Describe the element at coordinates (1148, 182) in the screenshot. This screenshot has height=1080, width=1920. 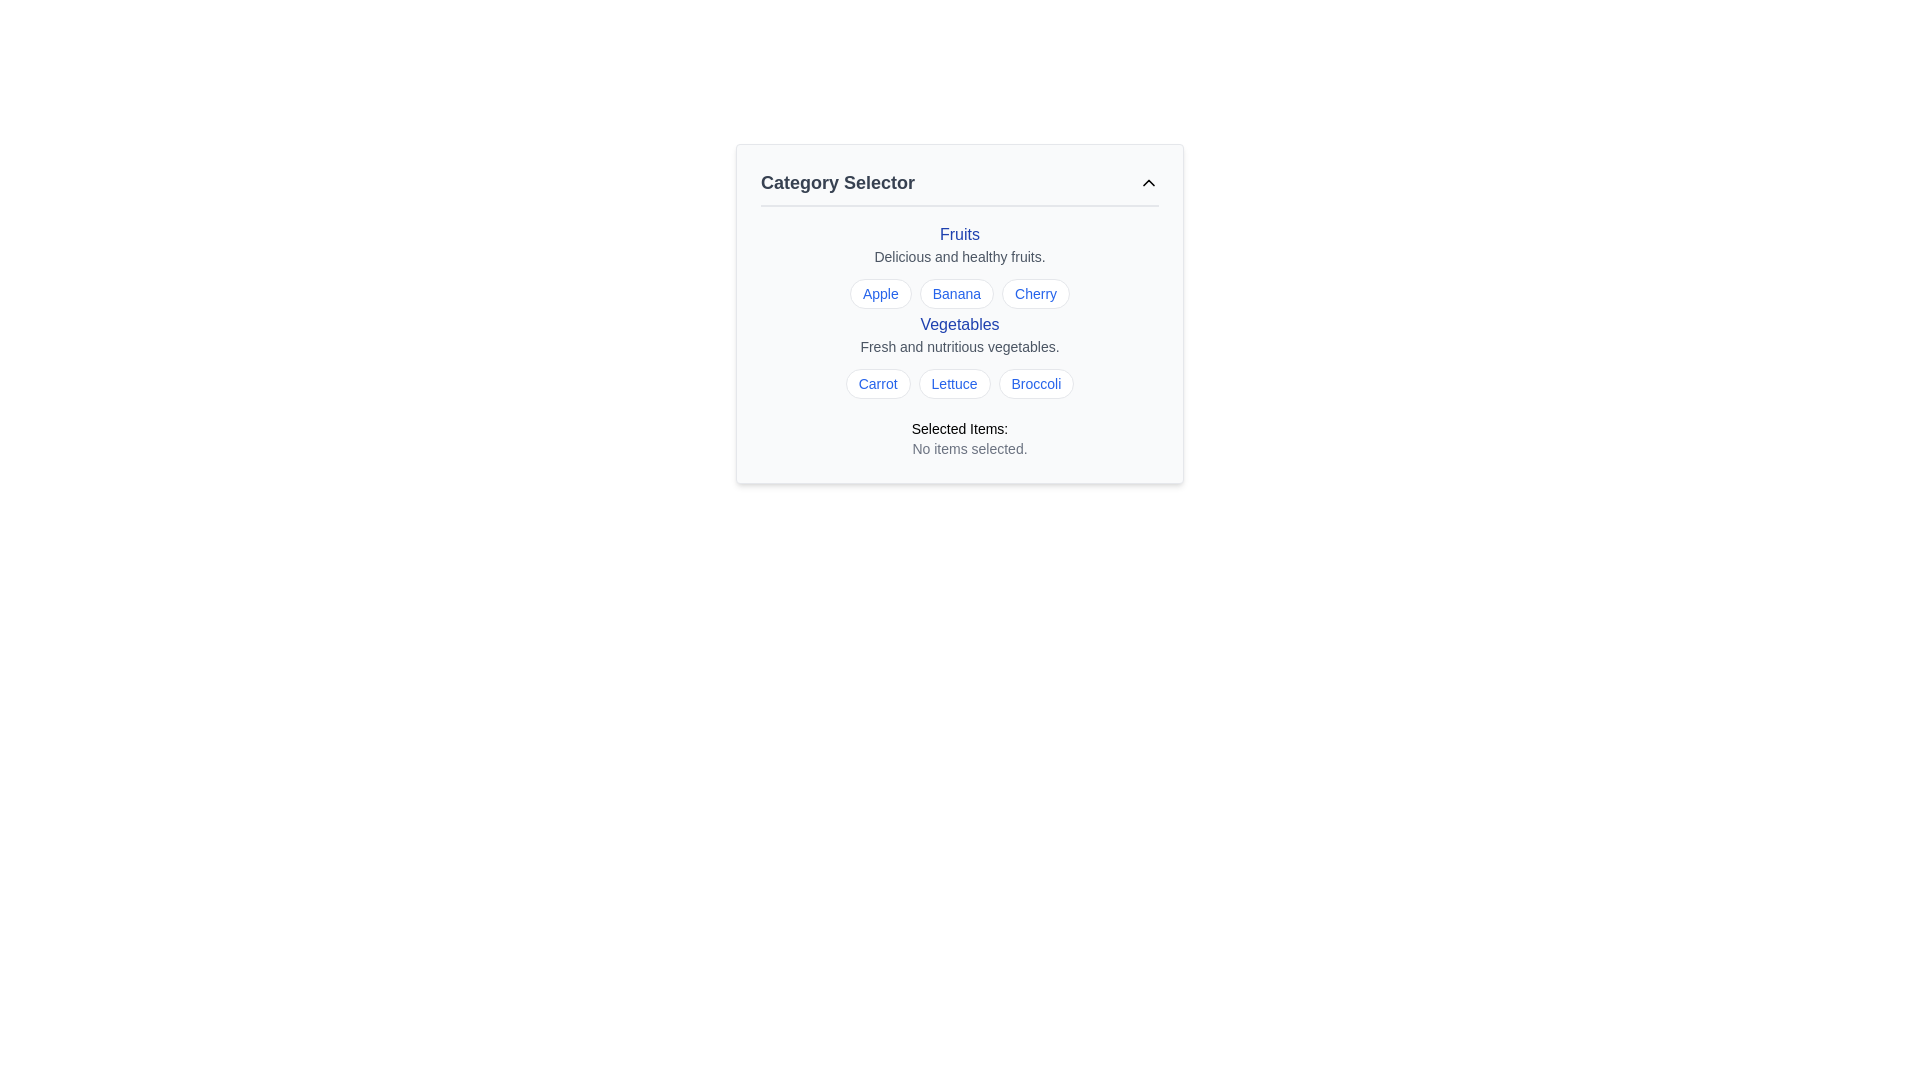
I see `the chevron icon in the top-right corner of the 'Category Selector' header section` at that location.